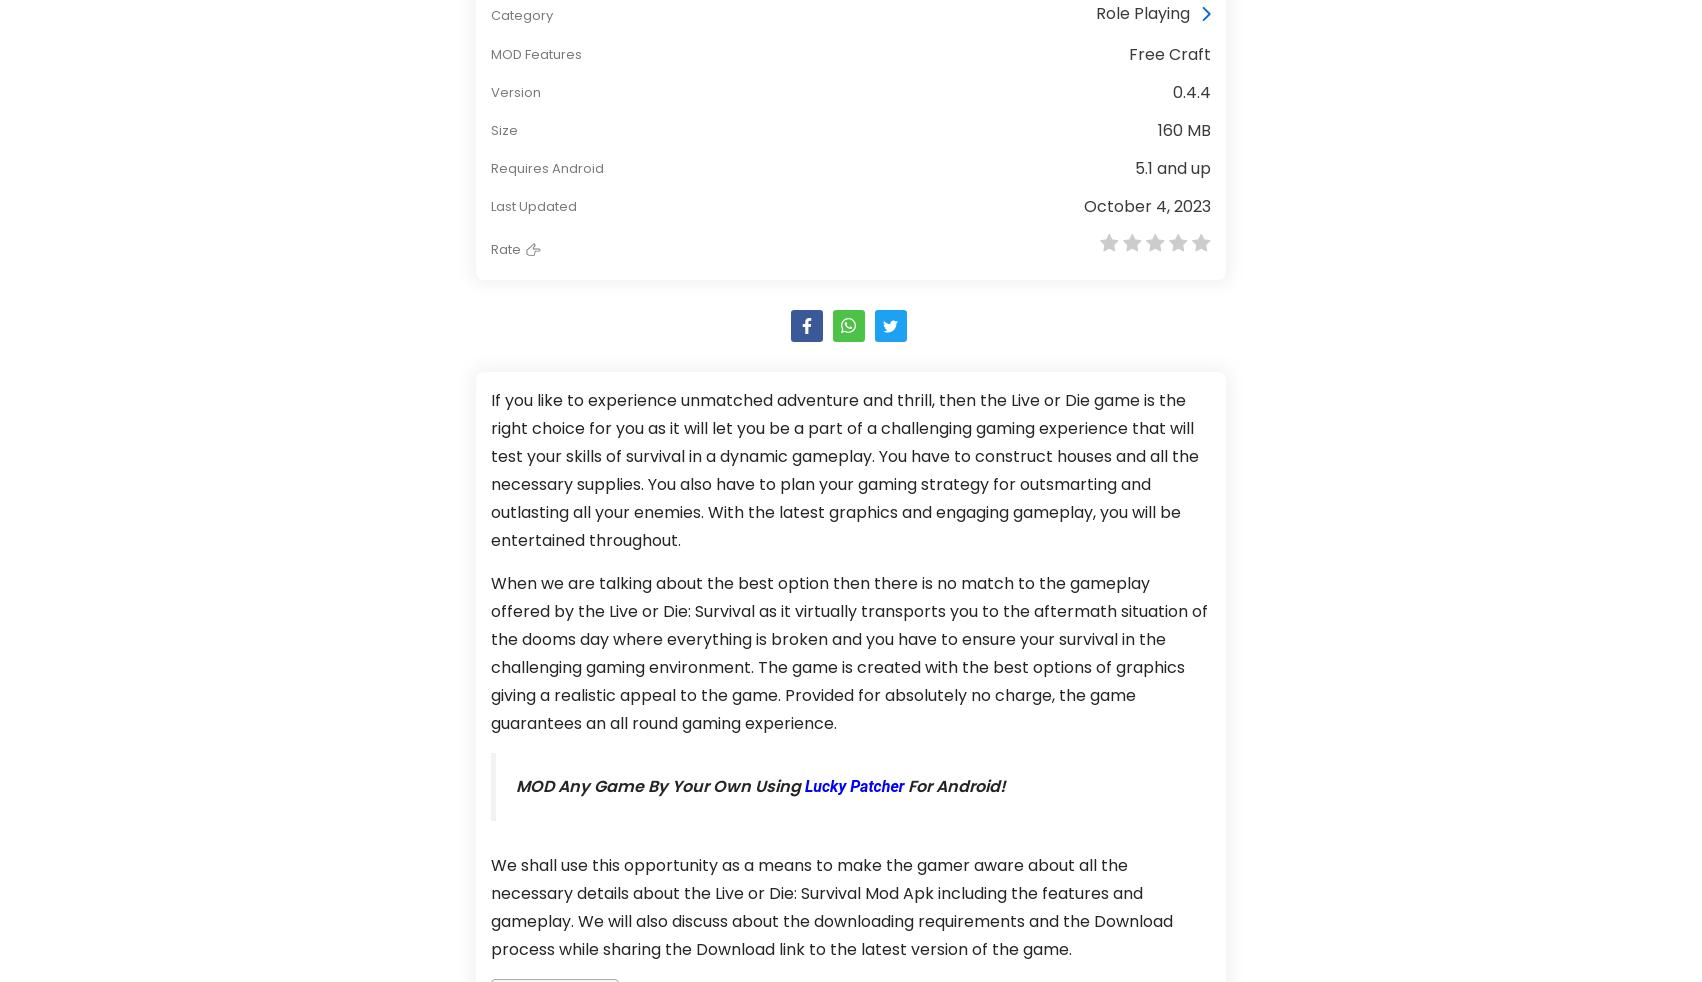 The width and height of the screenshot is (1702, 982). Describe the element at coordinates (503, 129) in the screenshot. I see `'Size'` at that location.